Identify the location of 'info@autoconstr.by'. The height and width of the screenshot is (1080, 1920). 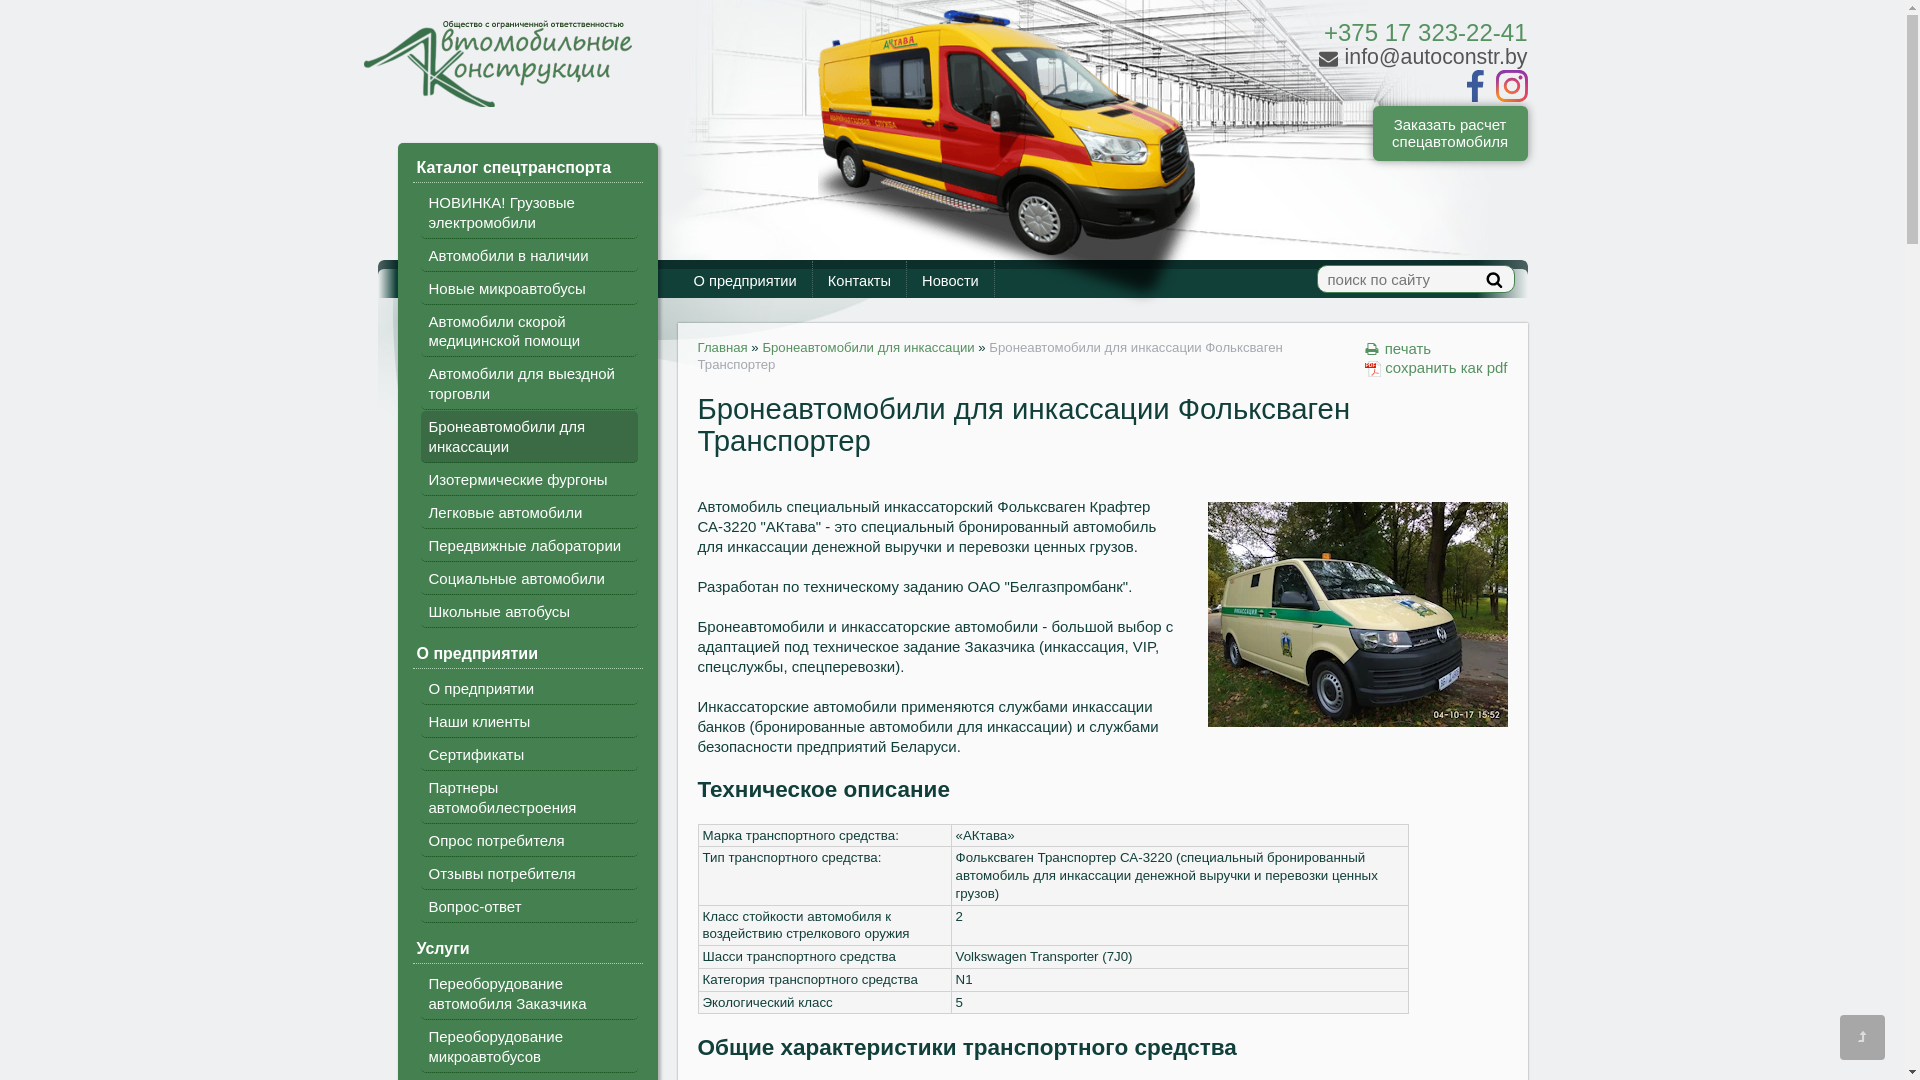
(1420, 57).